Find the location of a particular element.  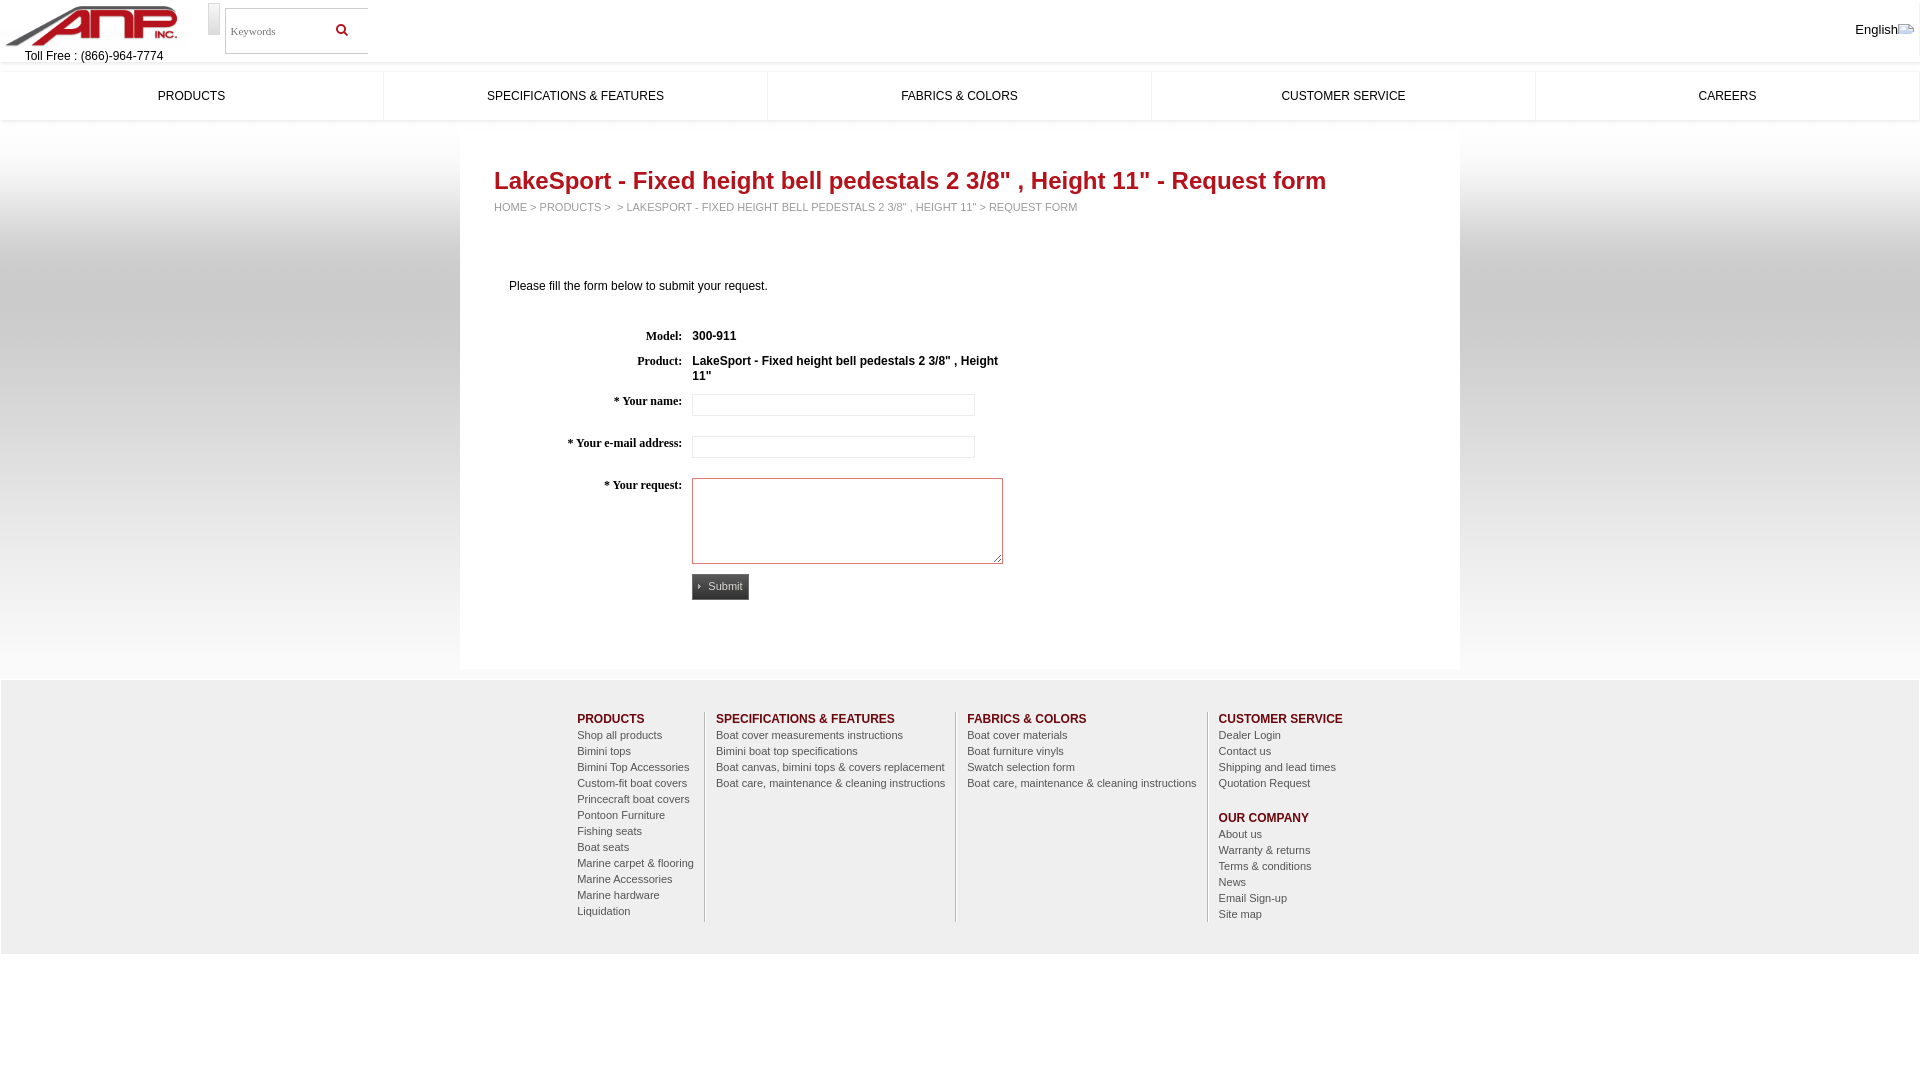

'Terms & conditions' is located at coordinates (1281, 865).